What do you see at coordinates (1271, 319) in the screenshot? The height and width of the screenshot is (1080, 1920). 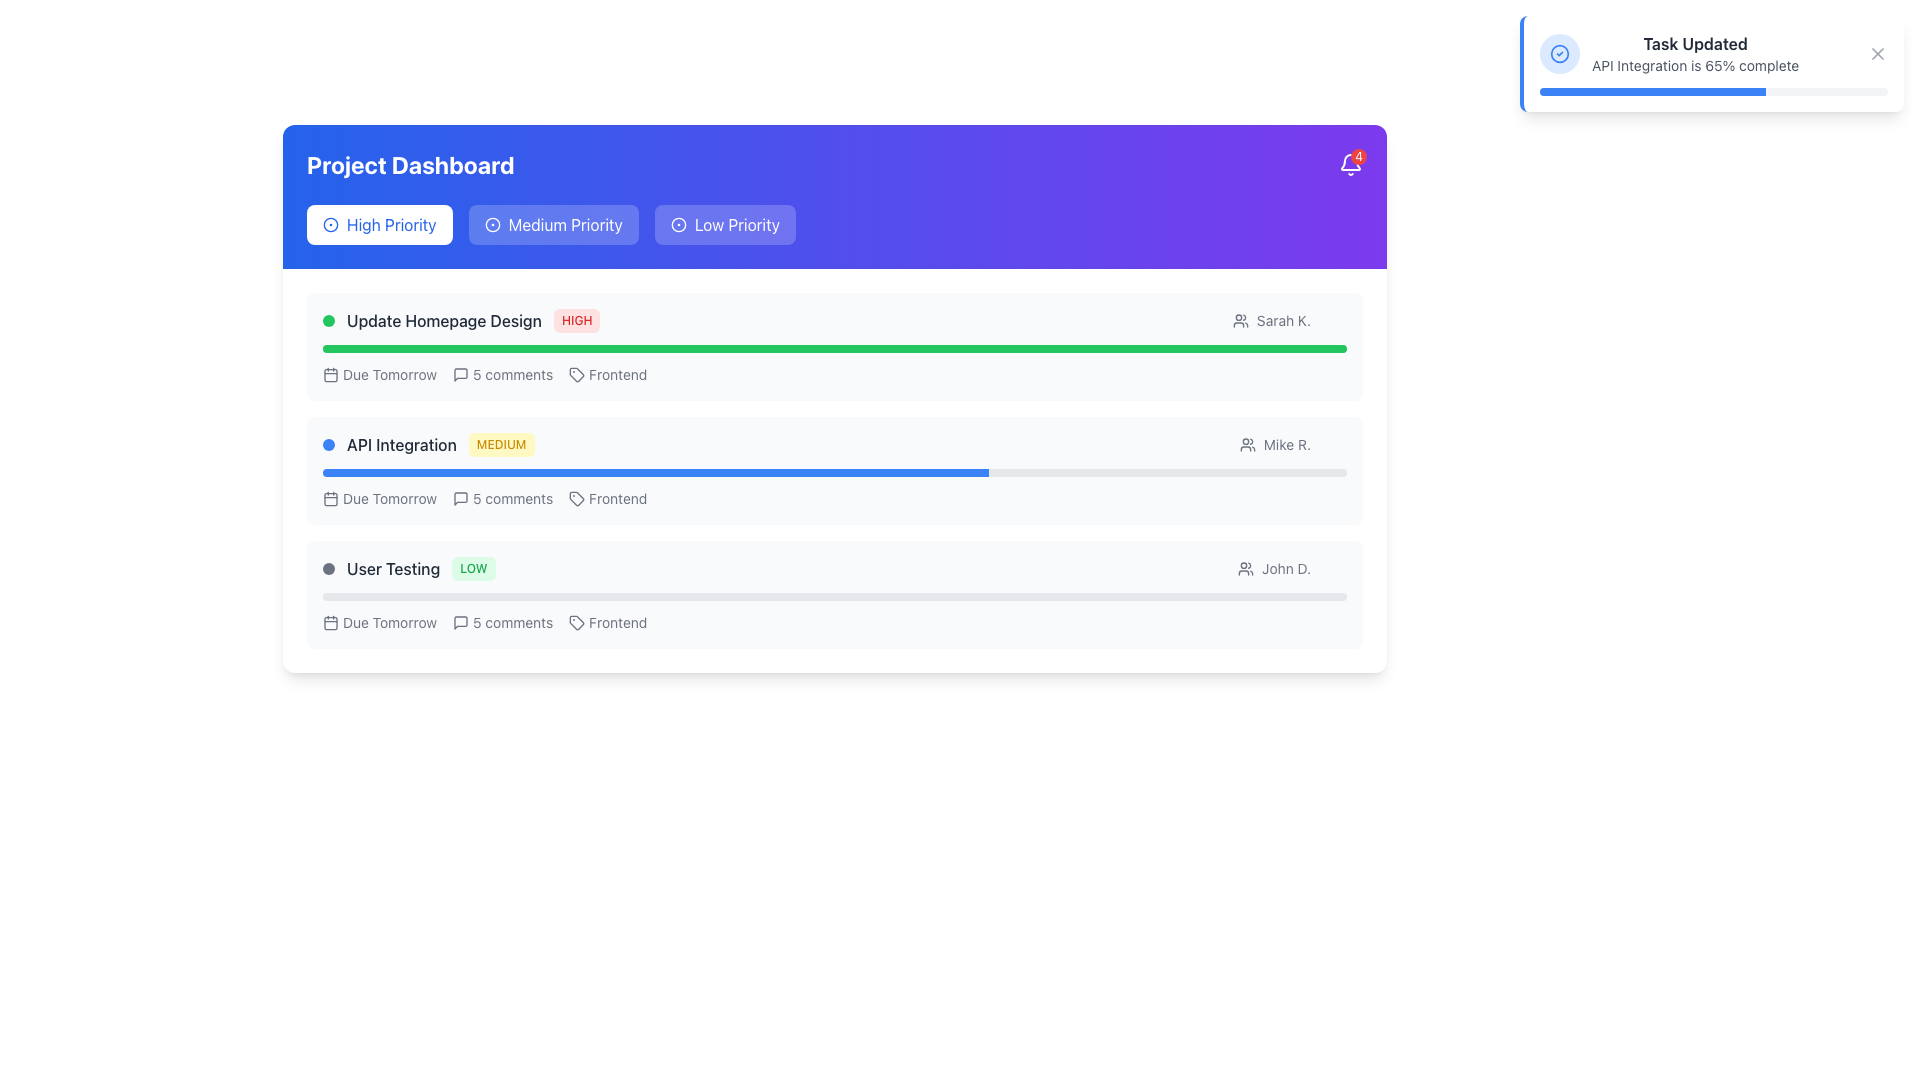 I see `the user identifier element labeled 'Sarah K.' which includes a group icon, located at the top-right of the interface within the first entry of the task list` at bounding box center [1271, 319].